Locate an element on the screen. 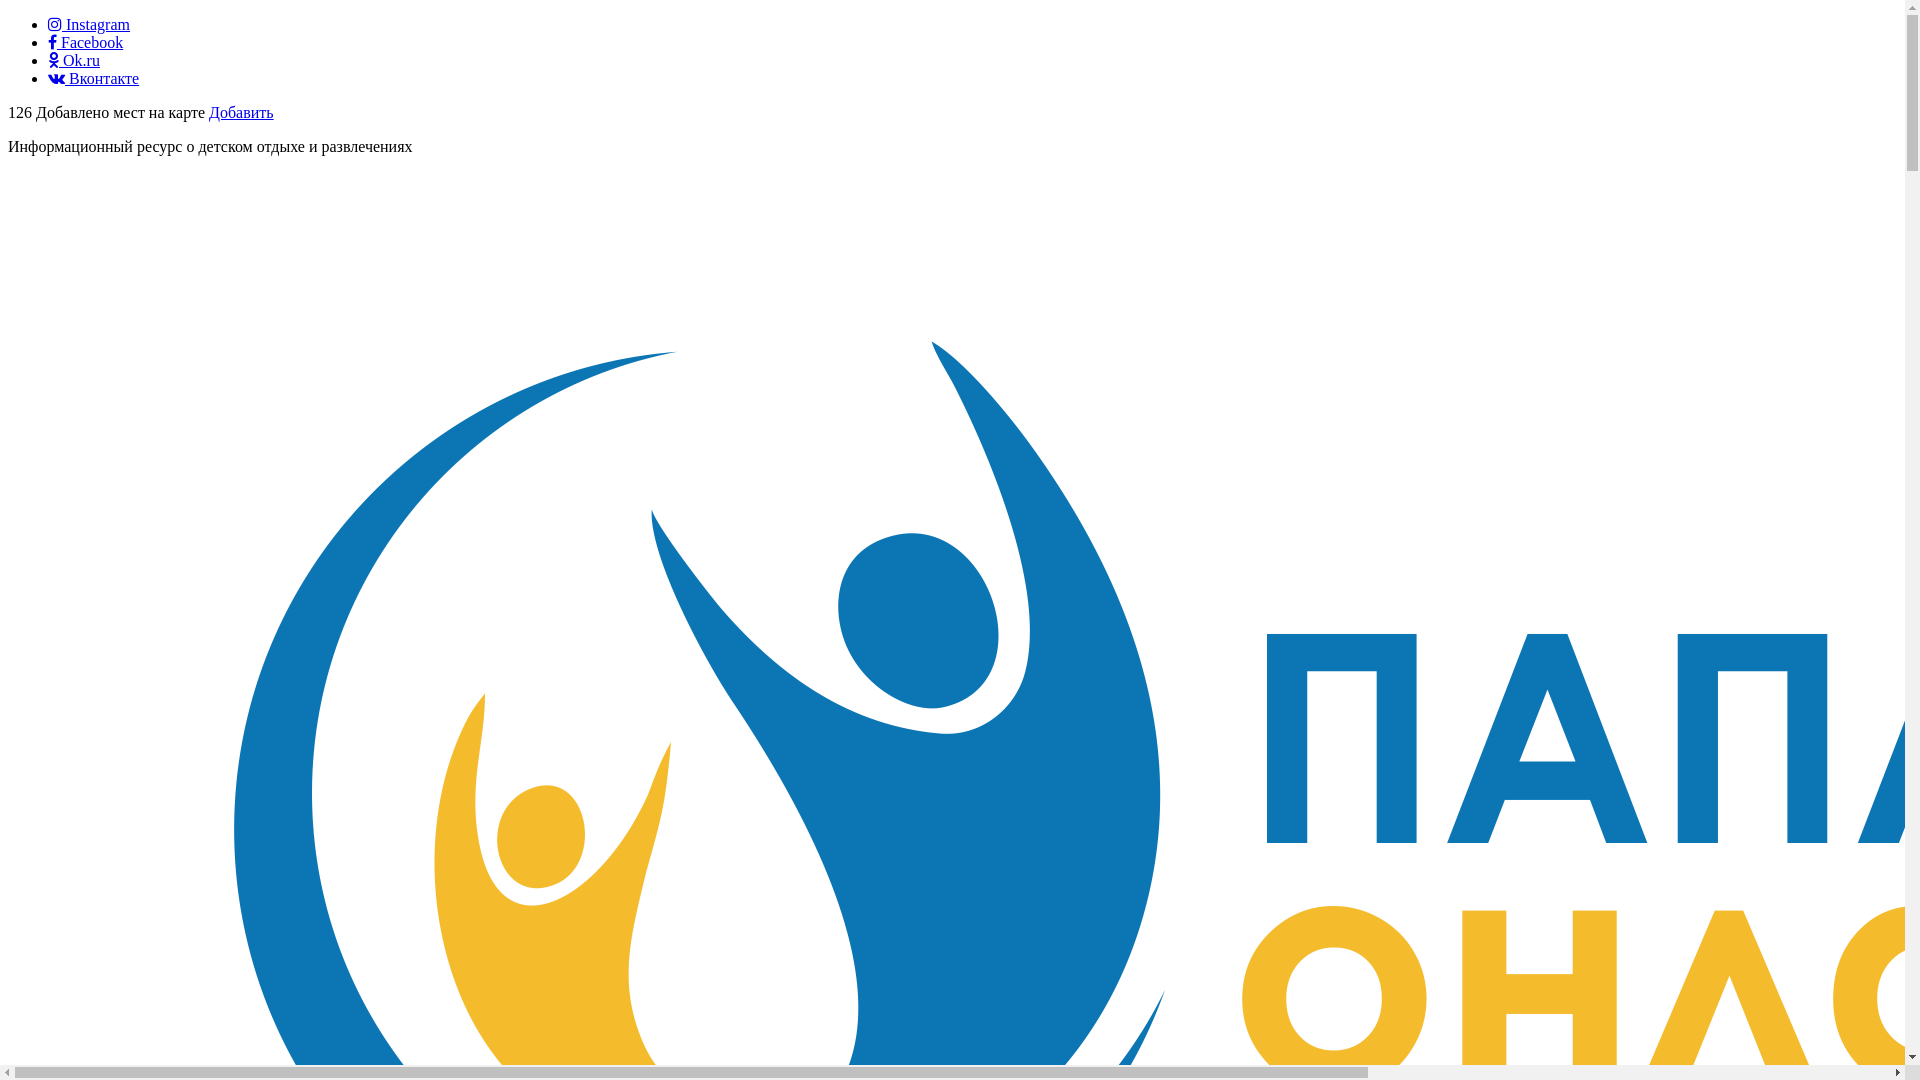  'Instagram' is located at coordinates (48, 24).